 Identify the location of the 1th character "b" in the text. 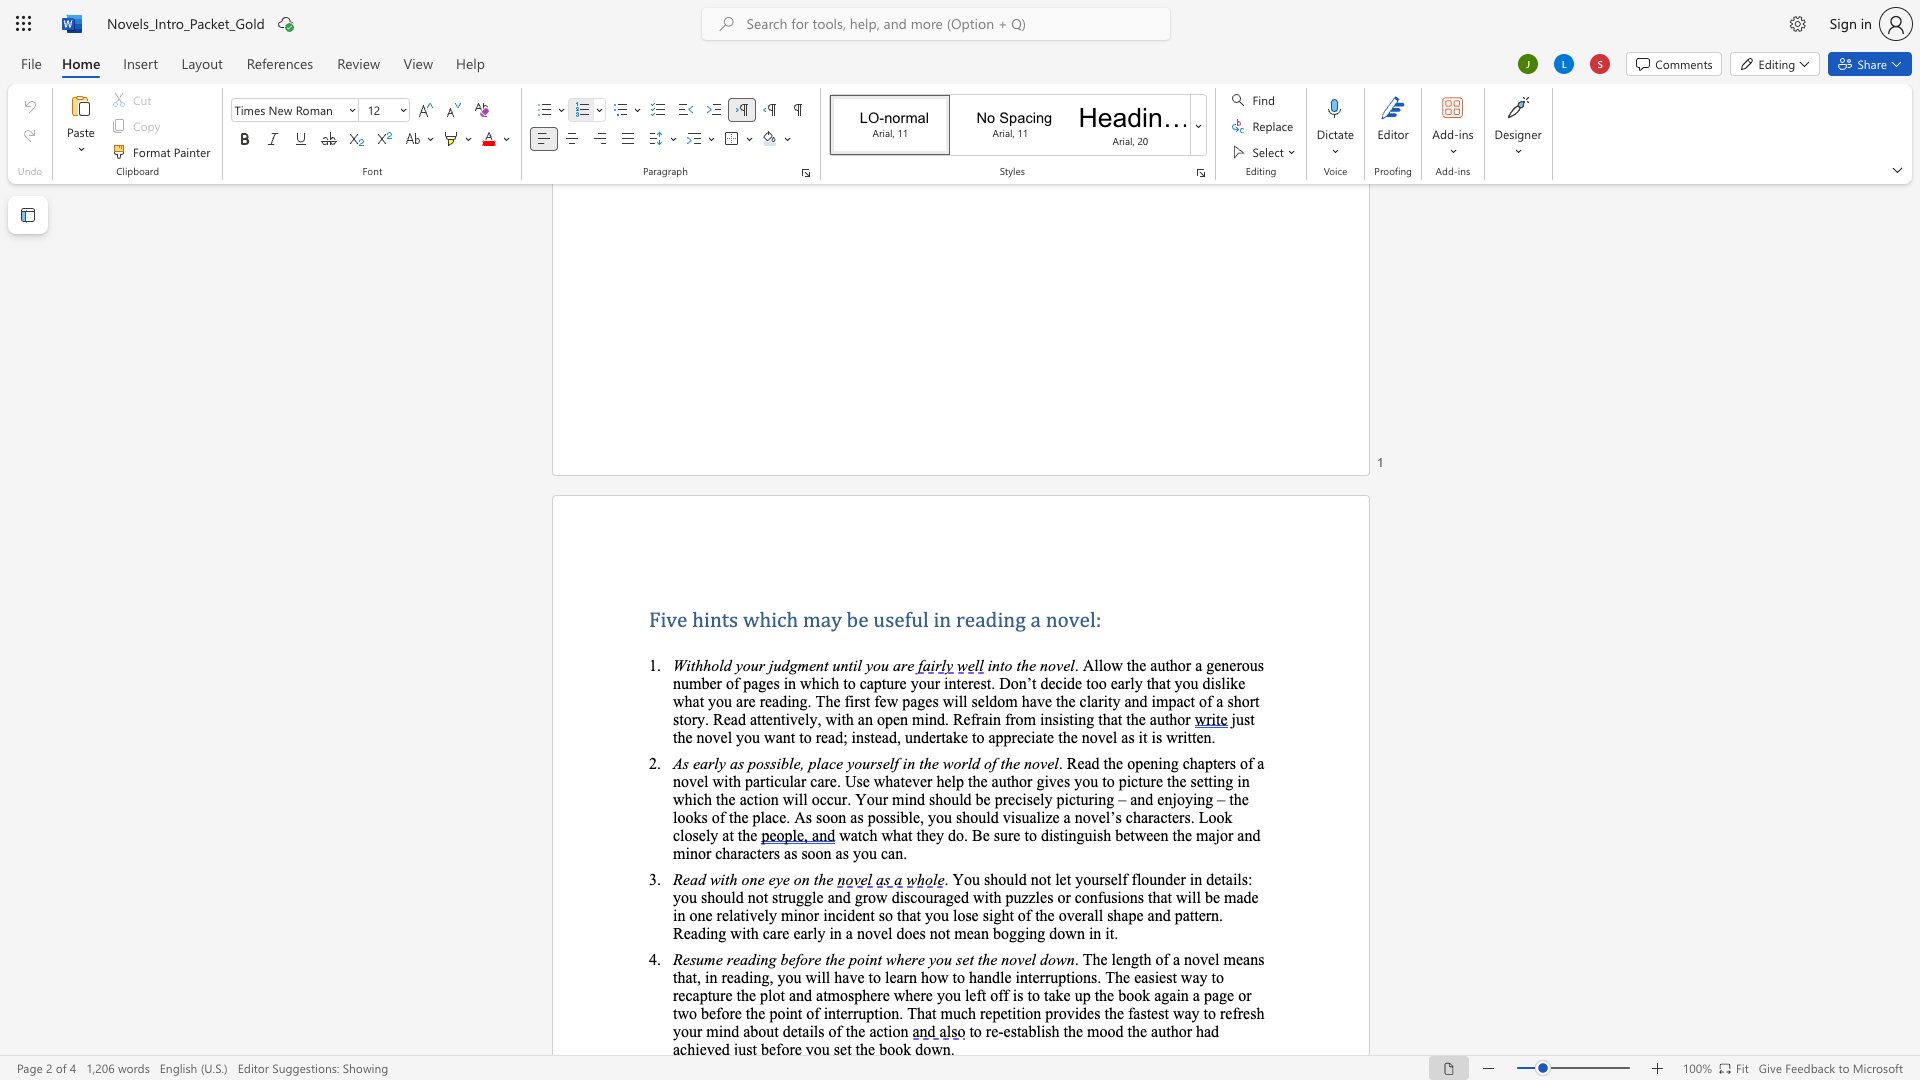
(753, 1031).